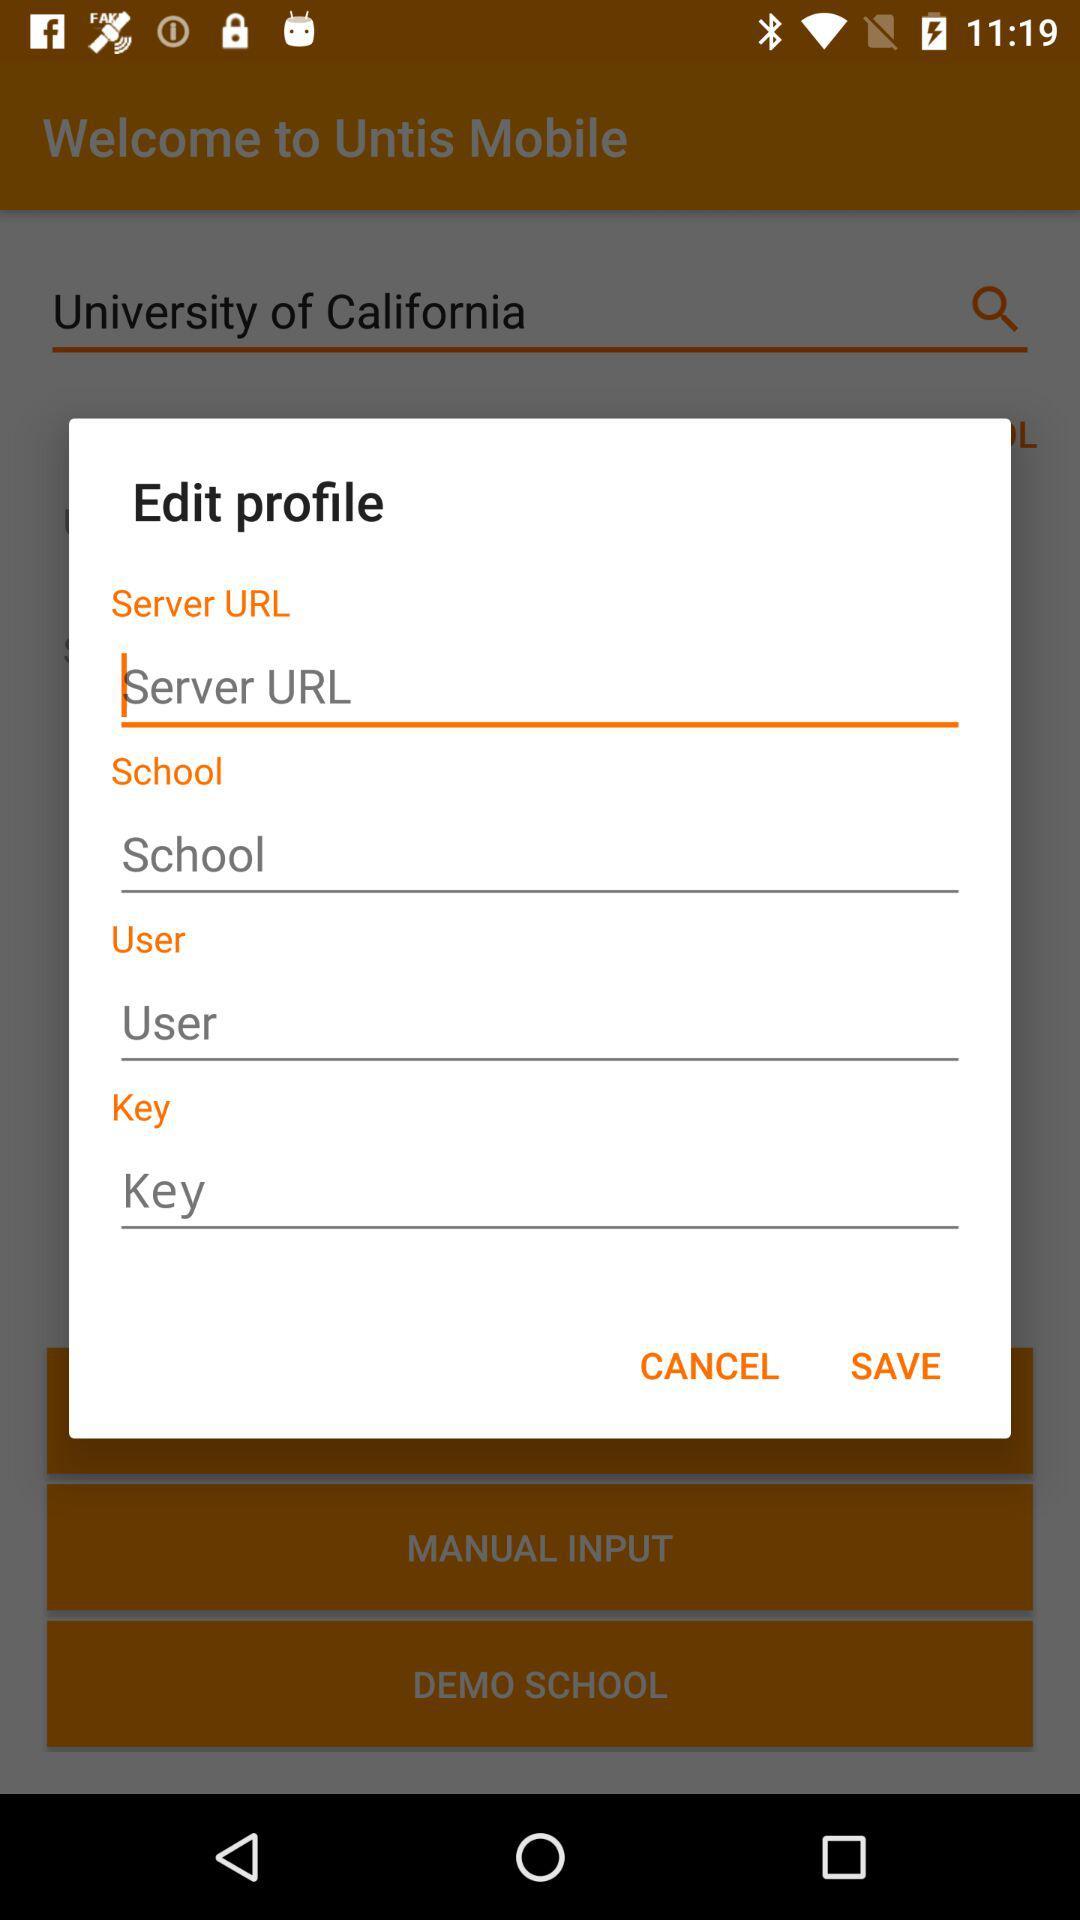  I want to click on school name enter option, so click(540, 854).